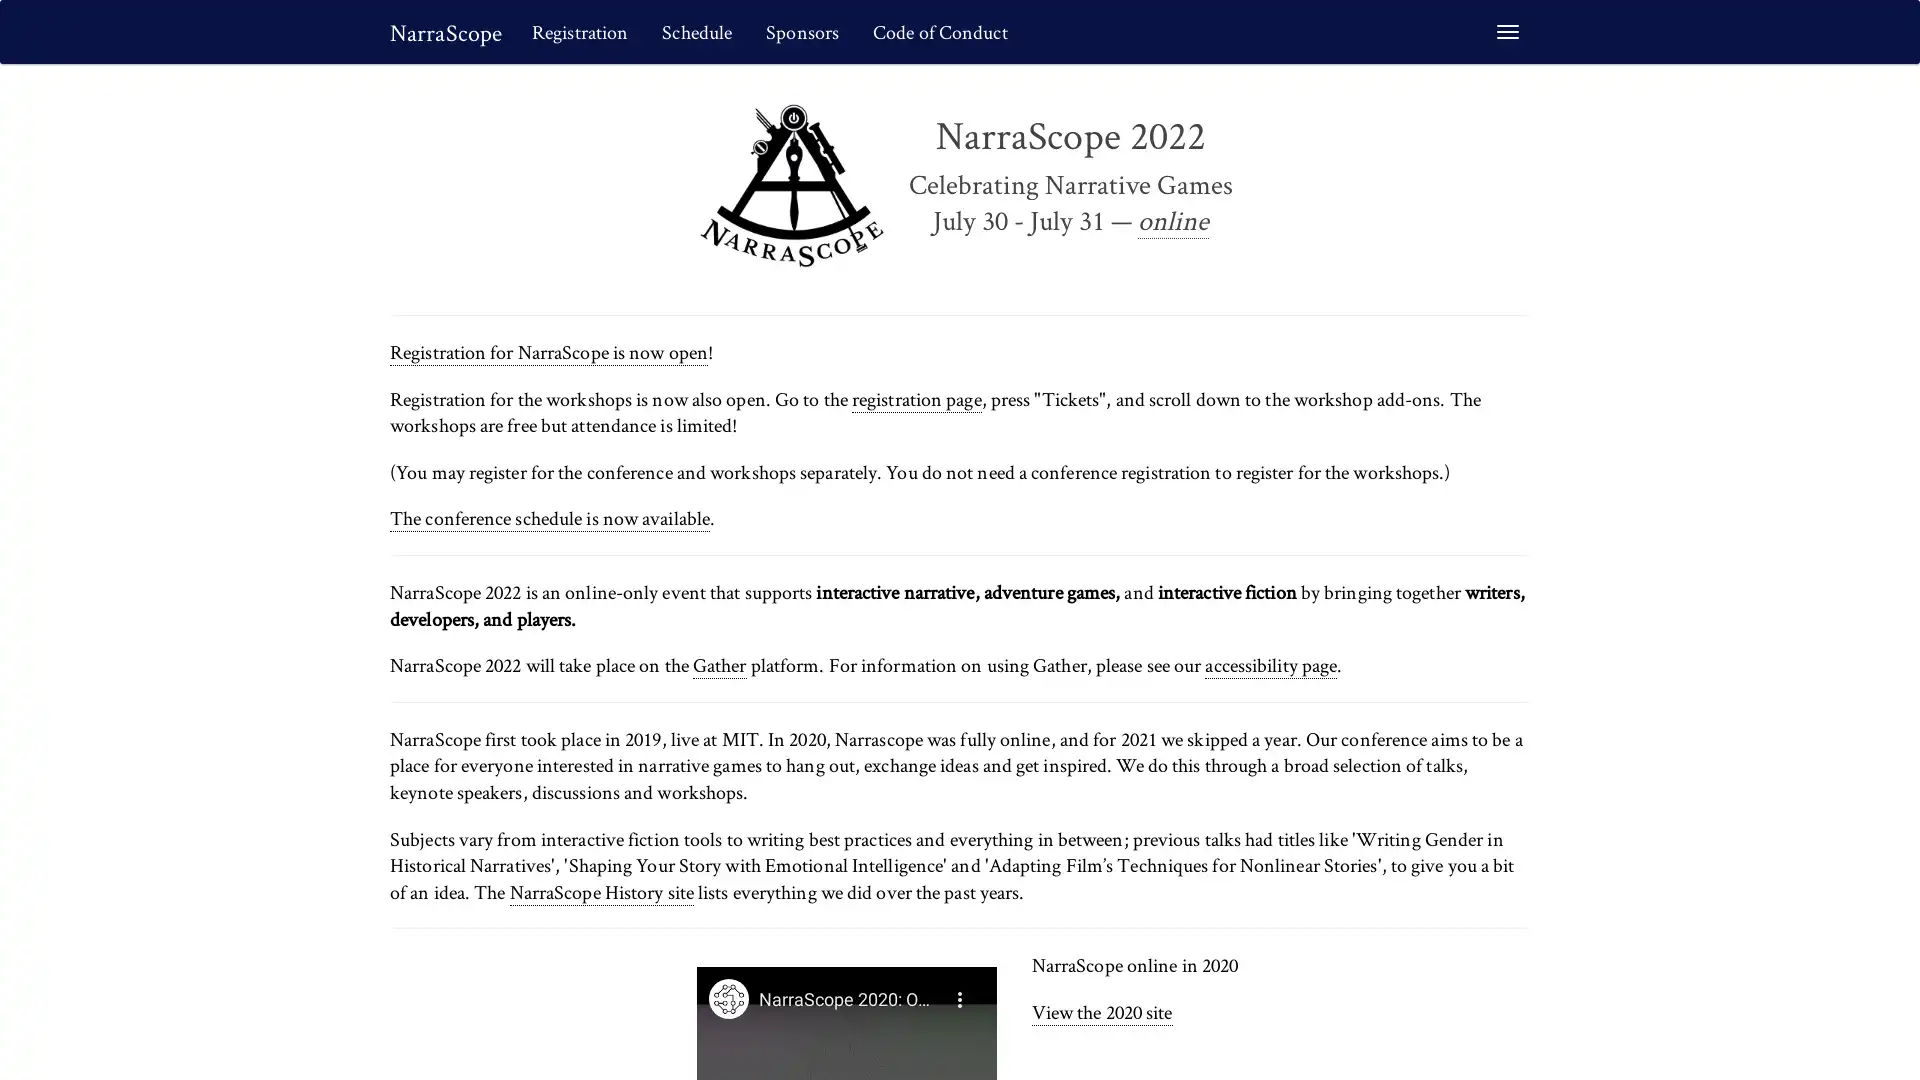 The height and width of the screenshot is (1080, 1920). What do you see at coordinates (1507, 31) in the screenshot?
I see `Toggle navigation` at bounding box center [1507, 31].